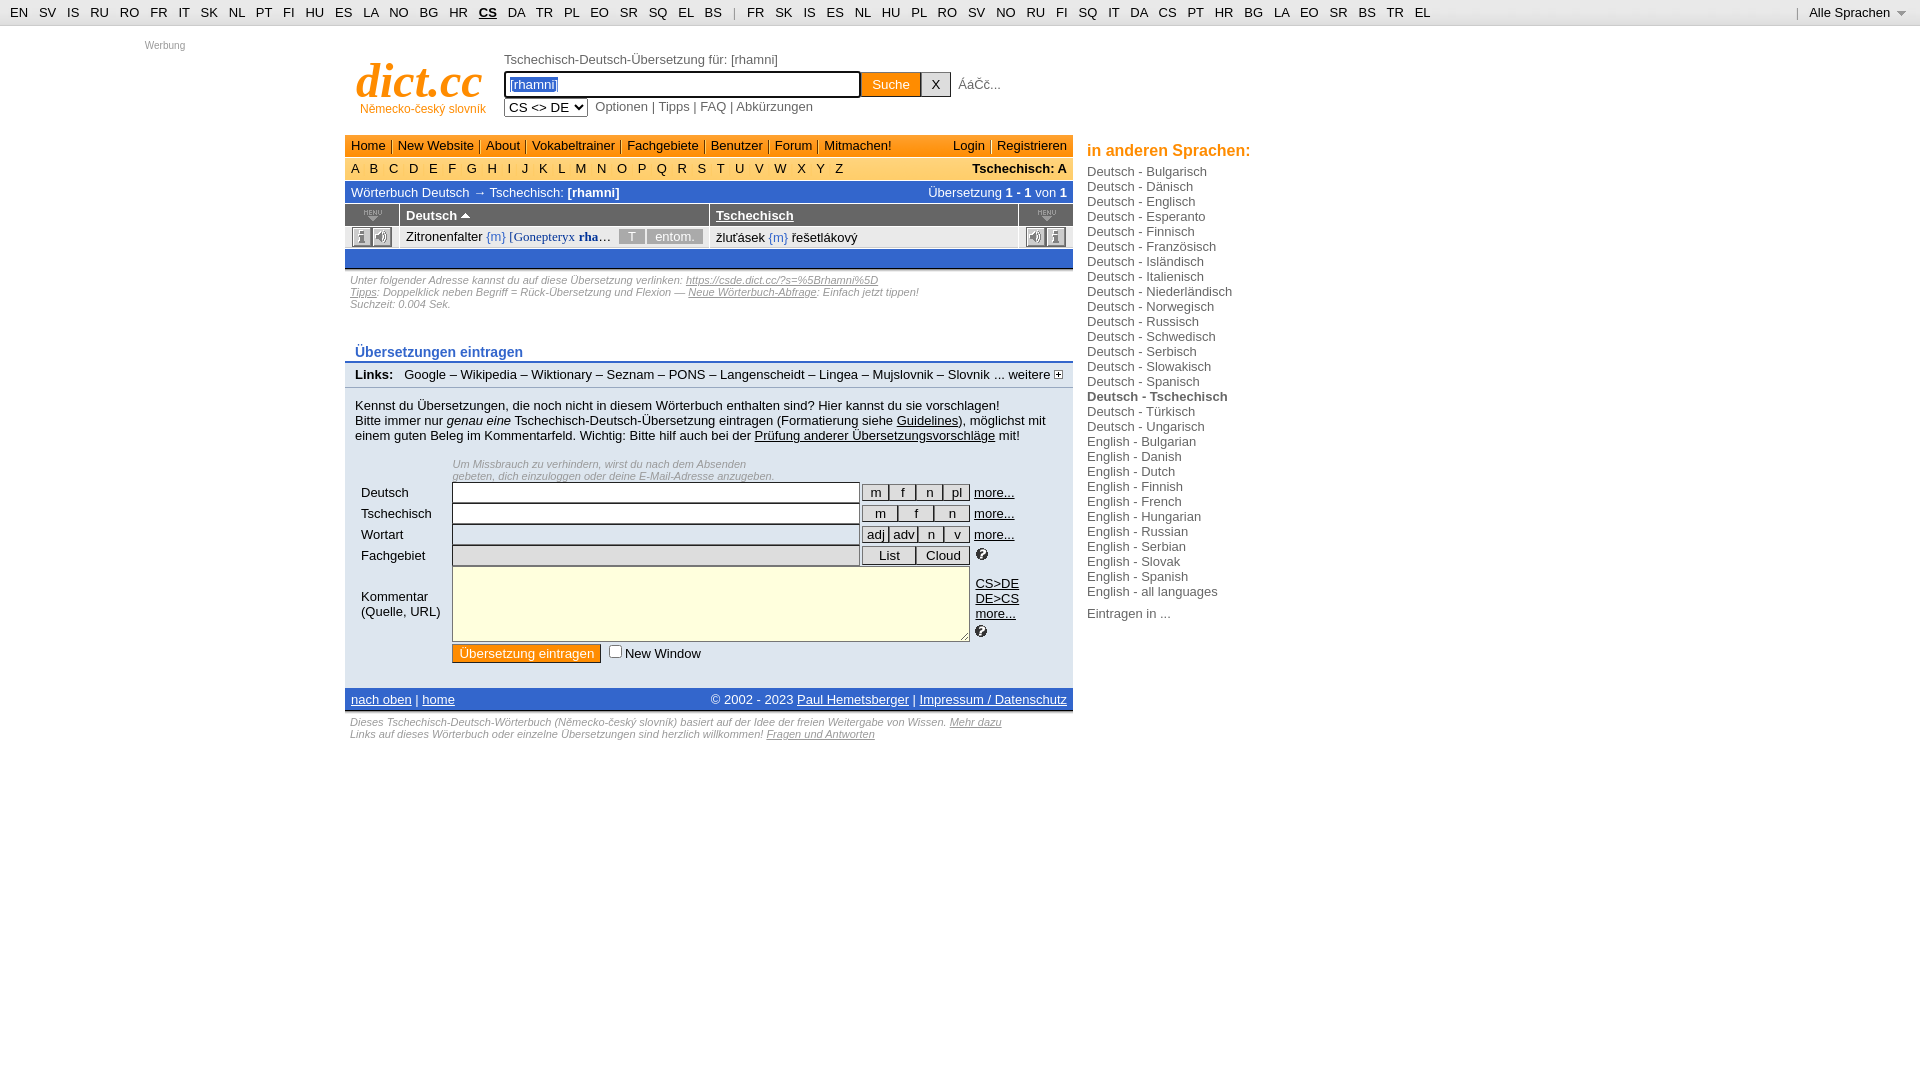  Describe the element at coordinates (685, 12) in the screenshot. I see `'EL'` at that location.